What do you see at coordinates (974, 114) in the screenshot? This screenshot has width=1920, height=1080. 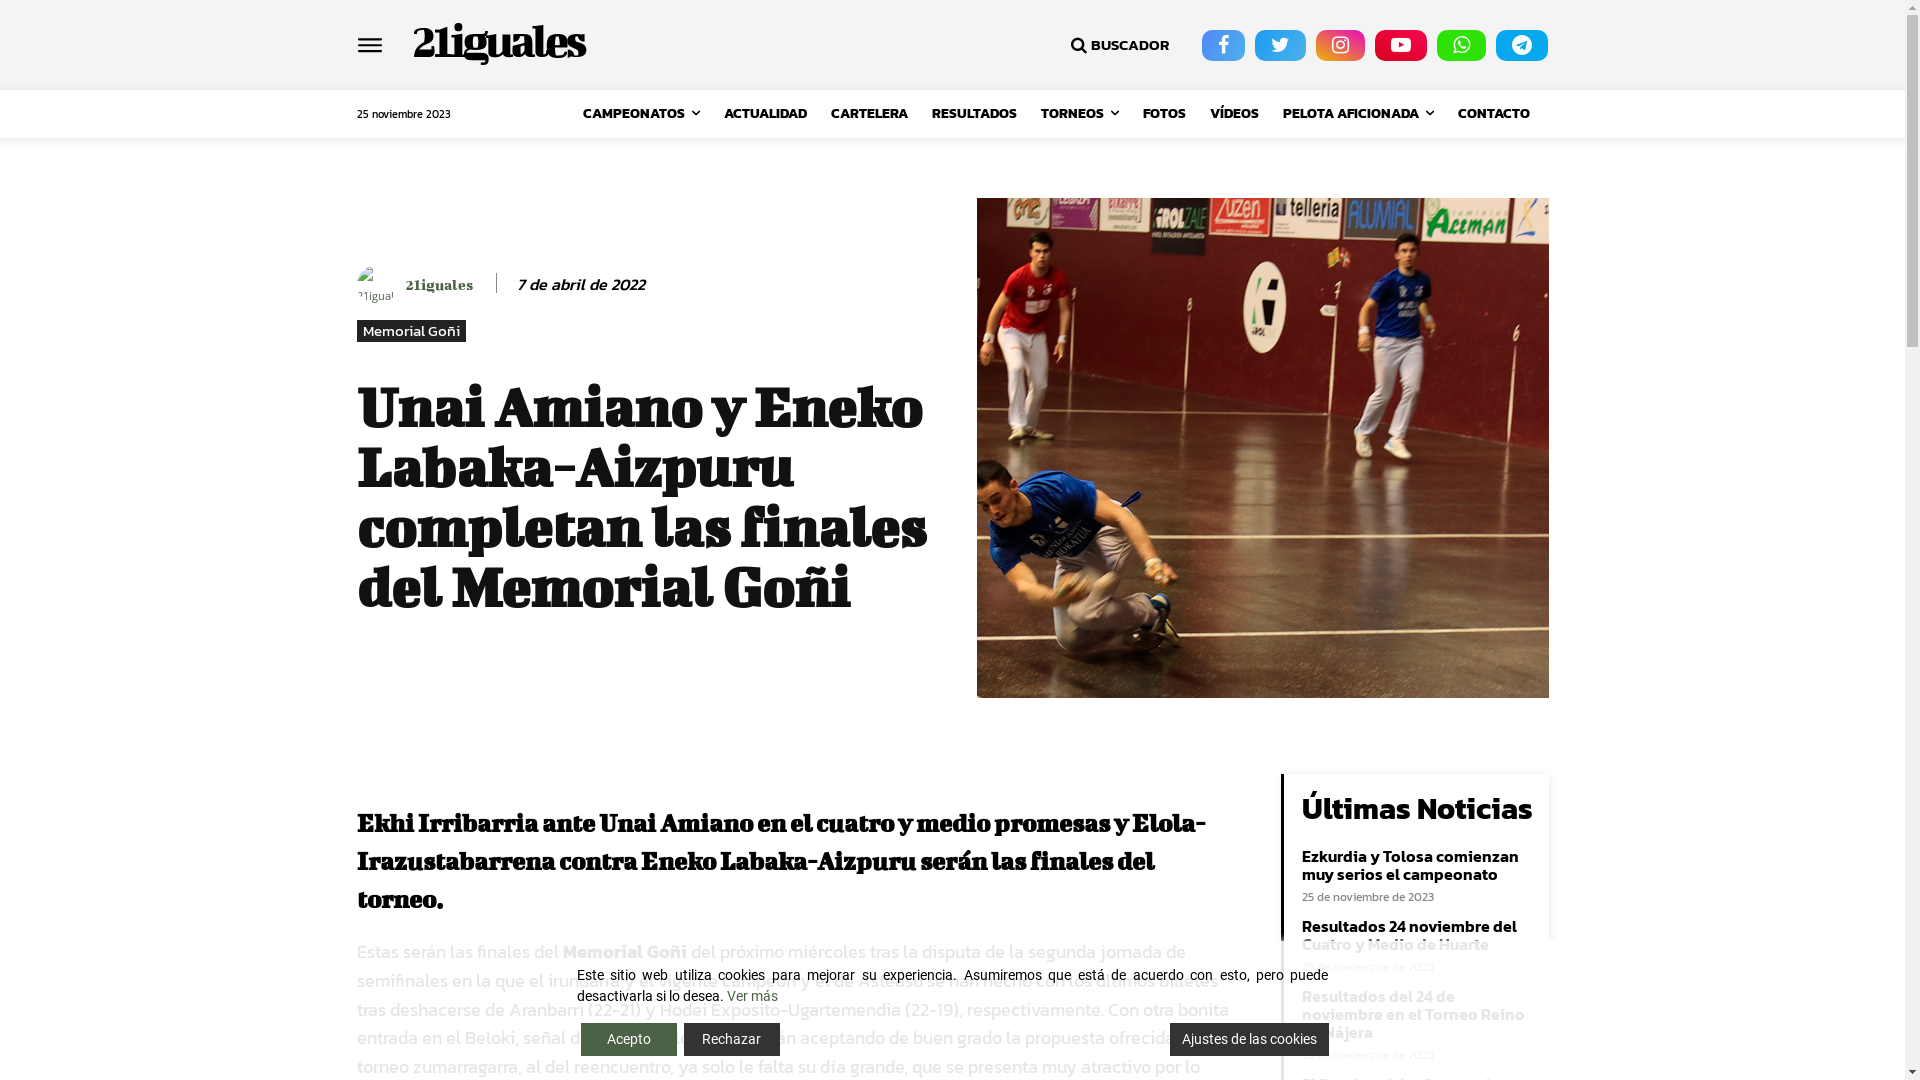 I see `'RESULTADOS'` at bounding box center [974, 114].